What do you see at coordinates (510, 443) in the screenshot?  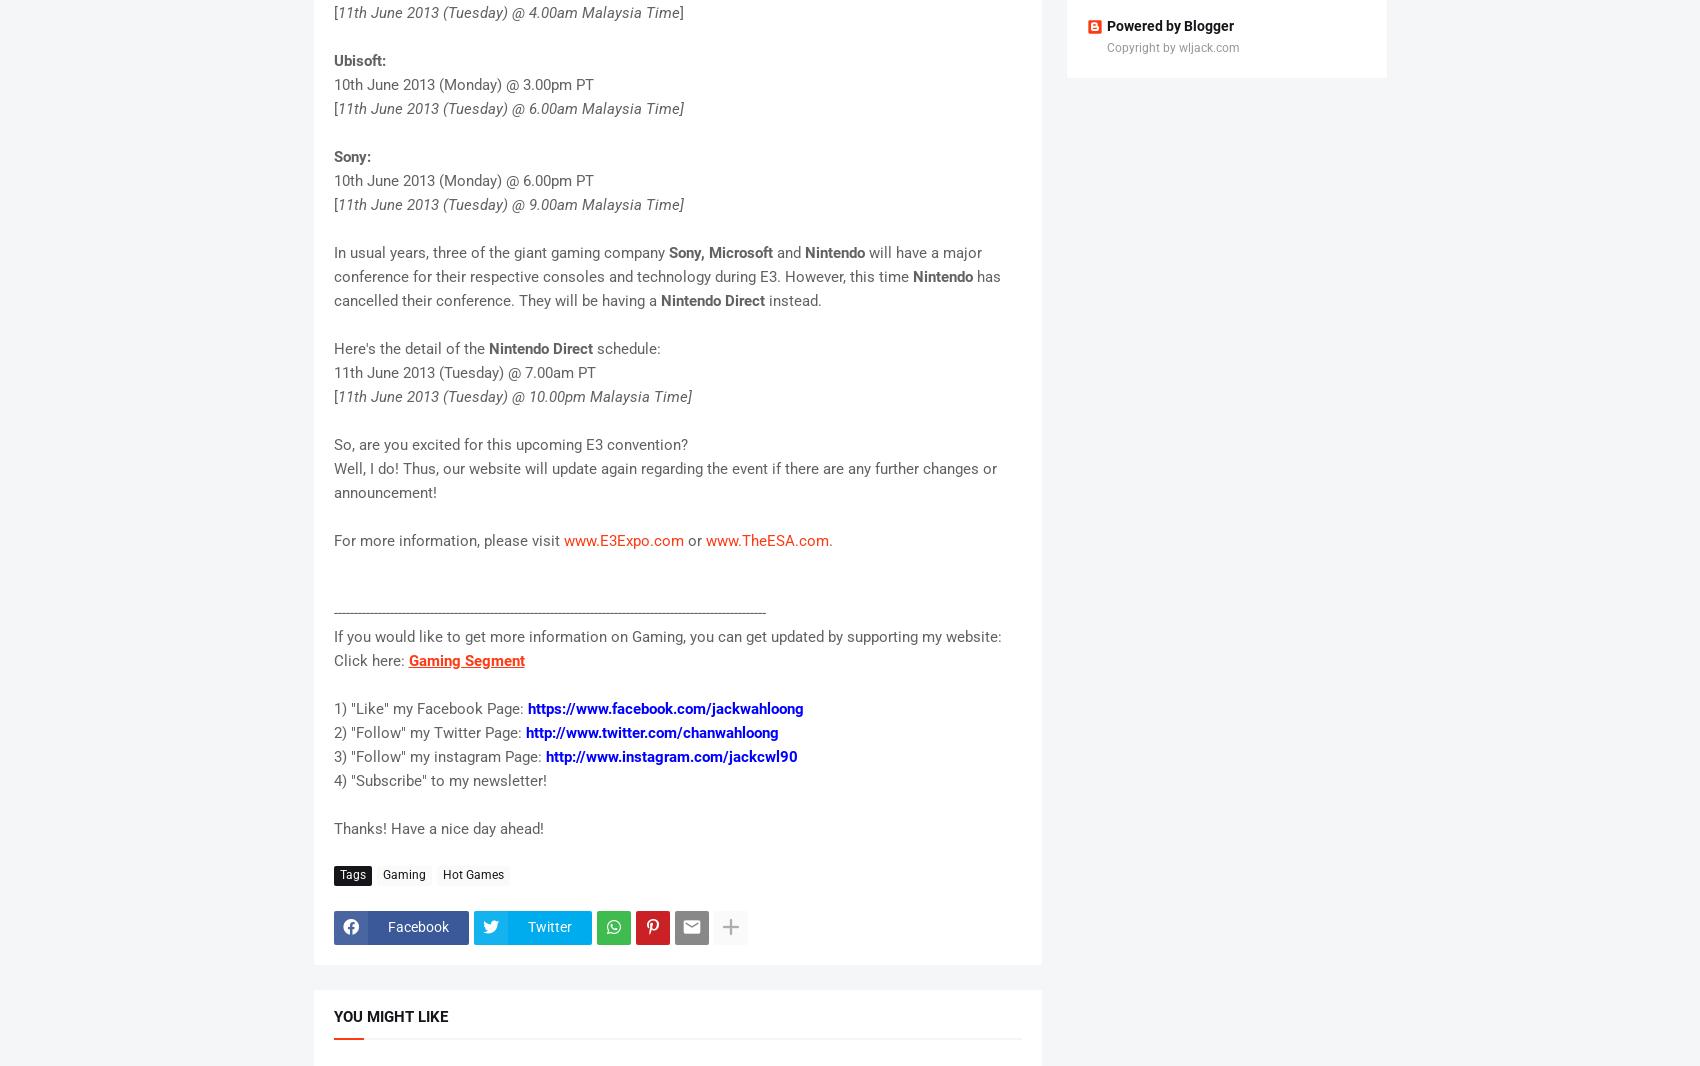 I see `'So, are you excited for this upcoming E3 convention?'` at bounding box center [510, 443].